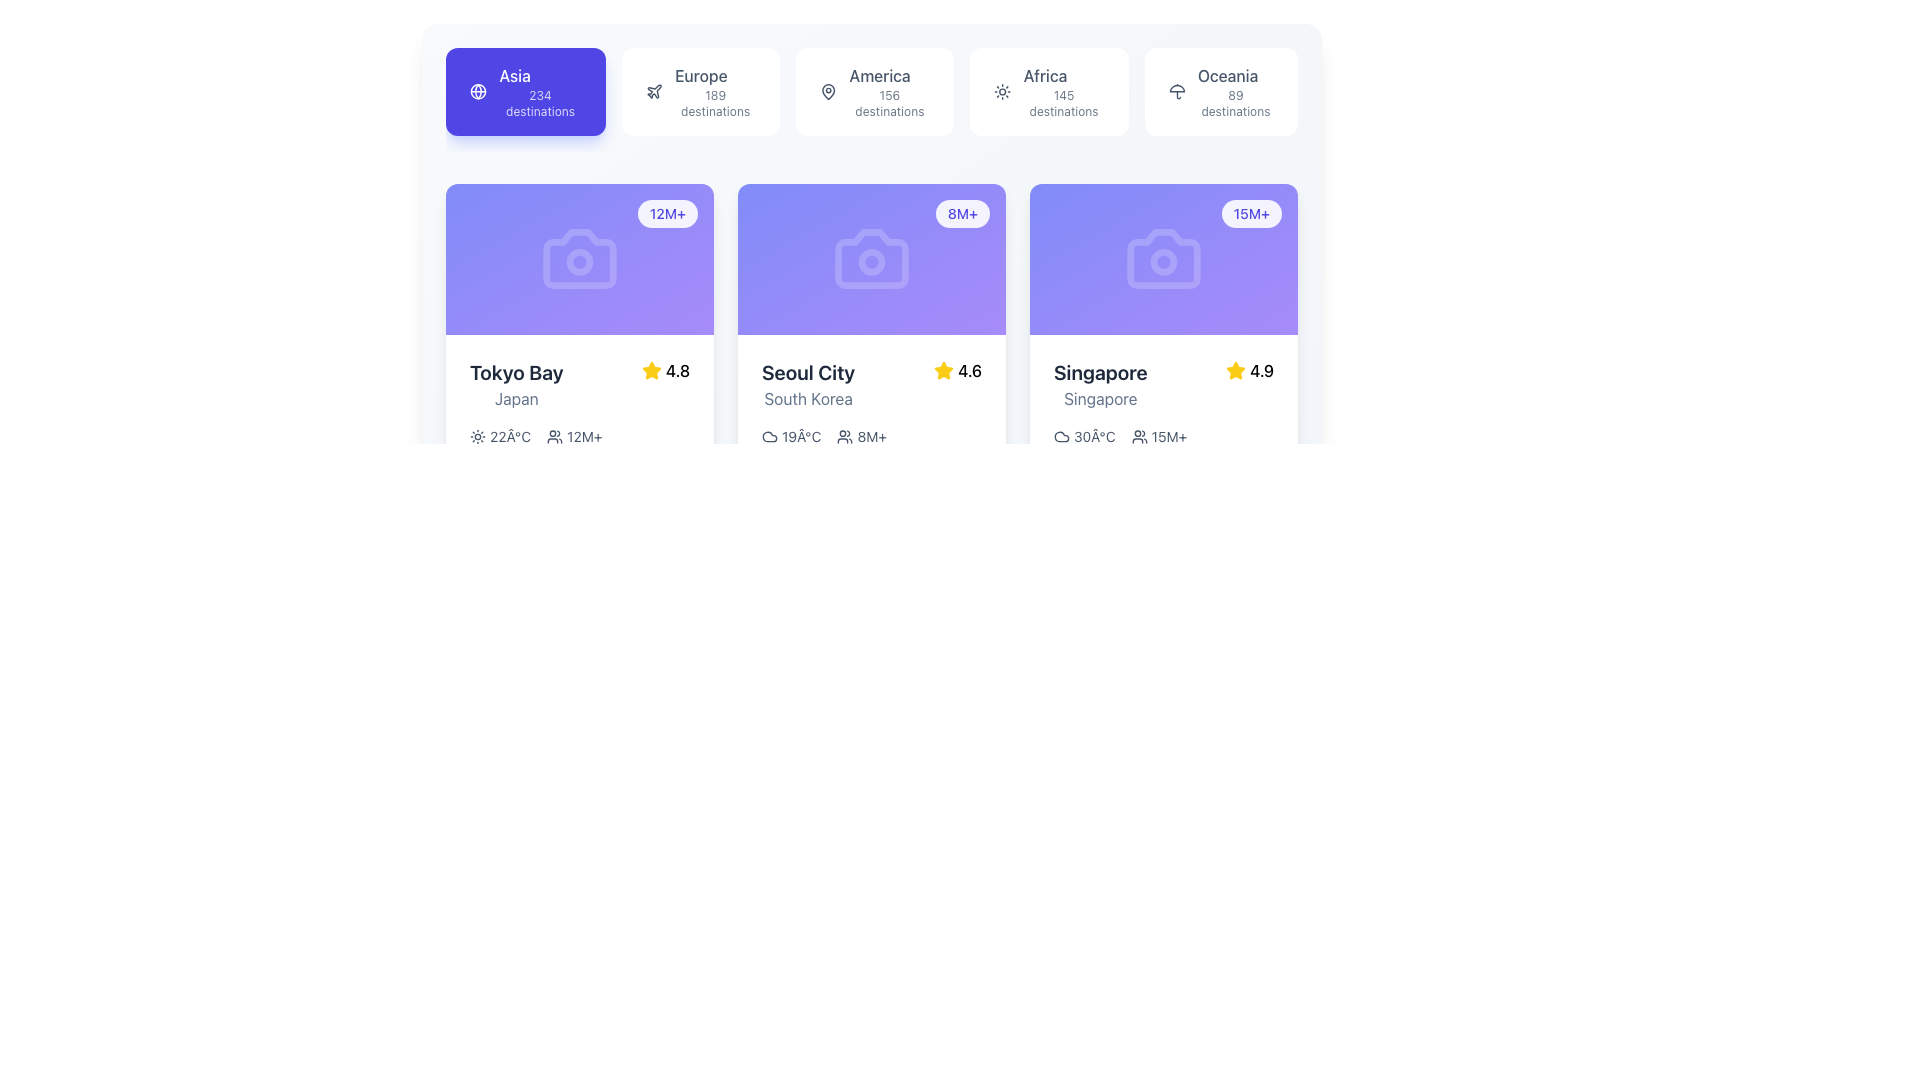 The image size is (1920, 1080). I want to click on informational text label titled 'America' with the destination count of '156 destinations', located in the middle row of the top navigation bar, third from the left, so click(888, 92).